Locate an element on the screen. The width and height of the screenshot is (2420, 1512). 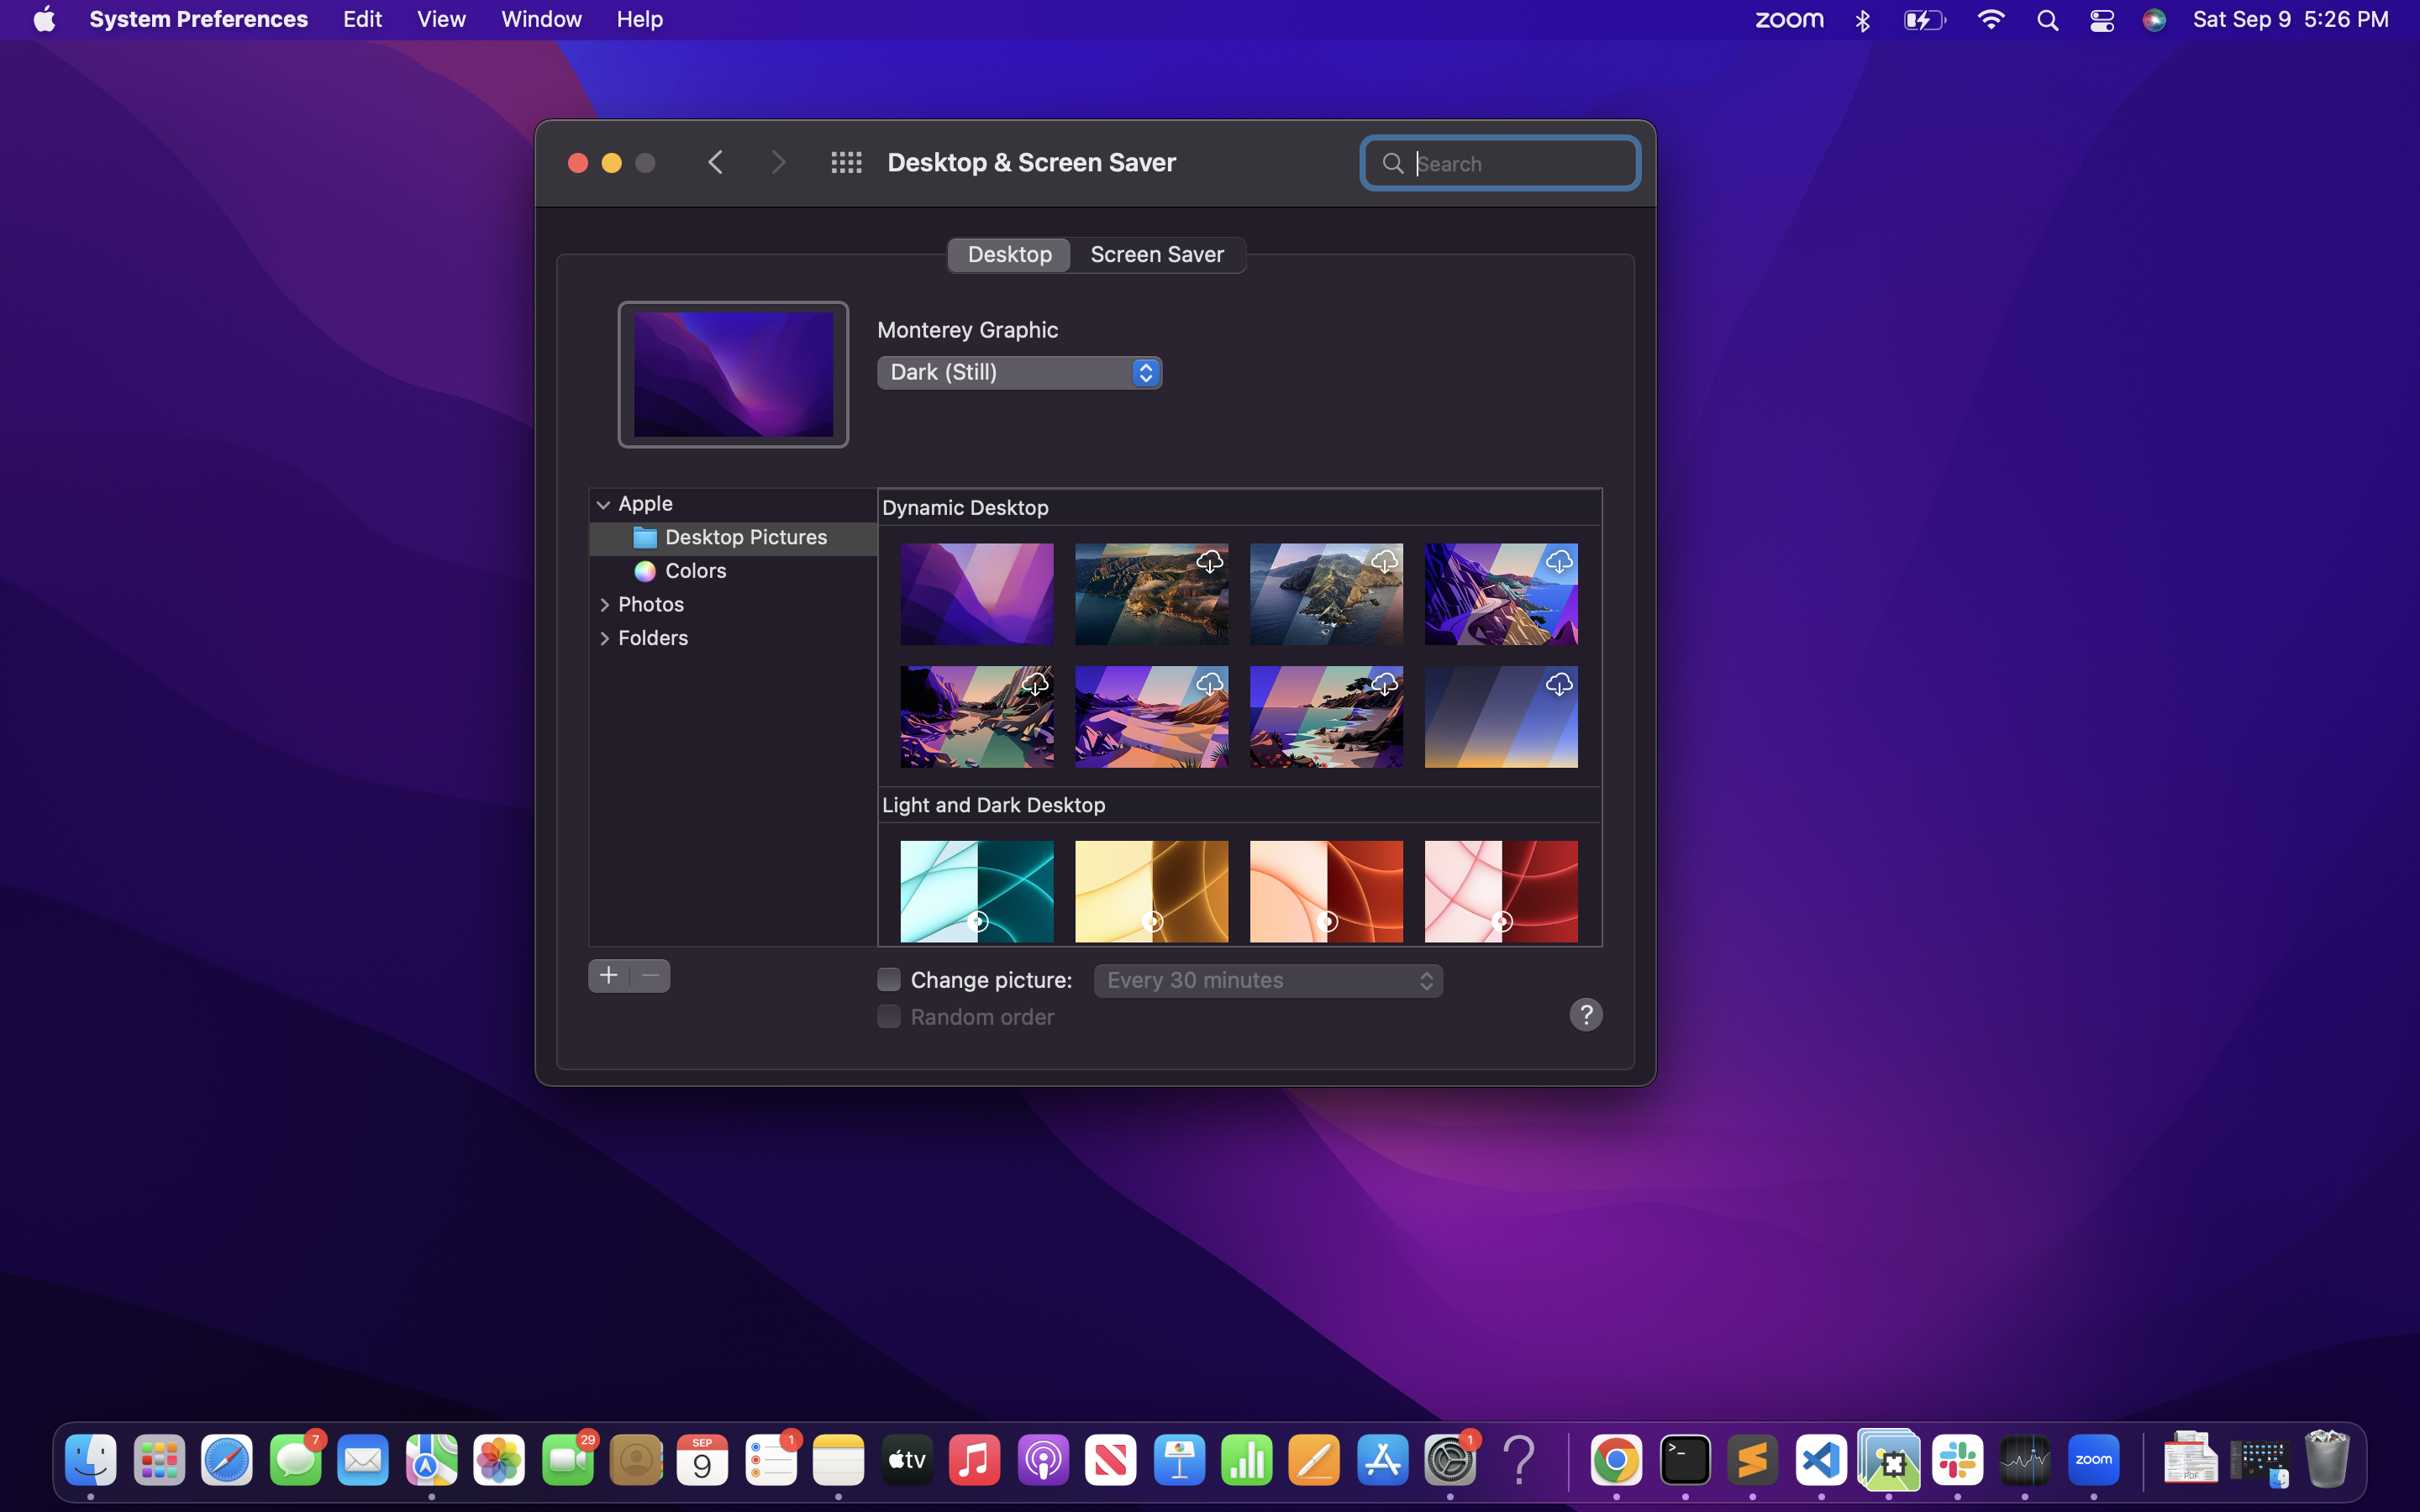
a color wallpaper is located at coordinates (737, 571).